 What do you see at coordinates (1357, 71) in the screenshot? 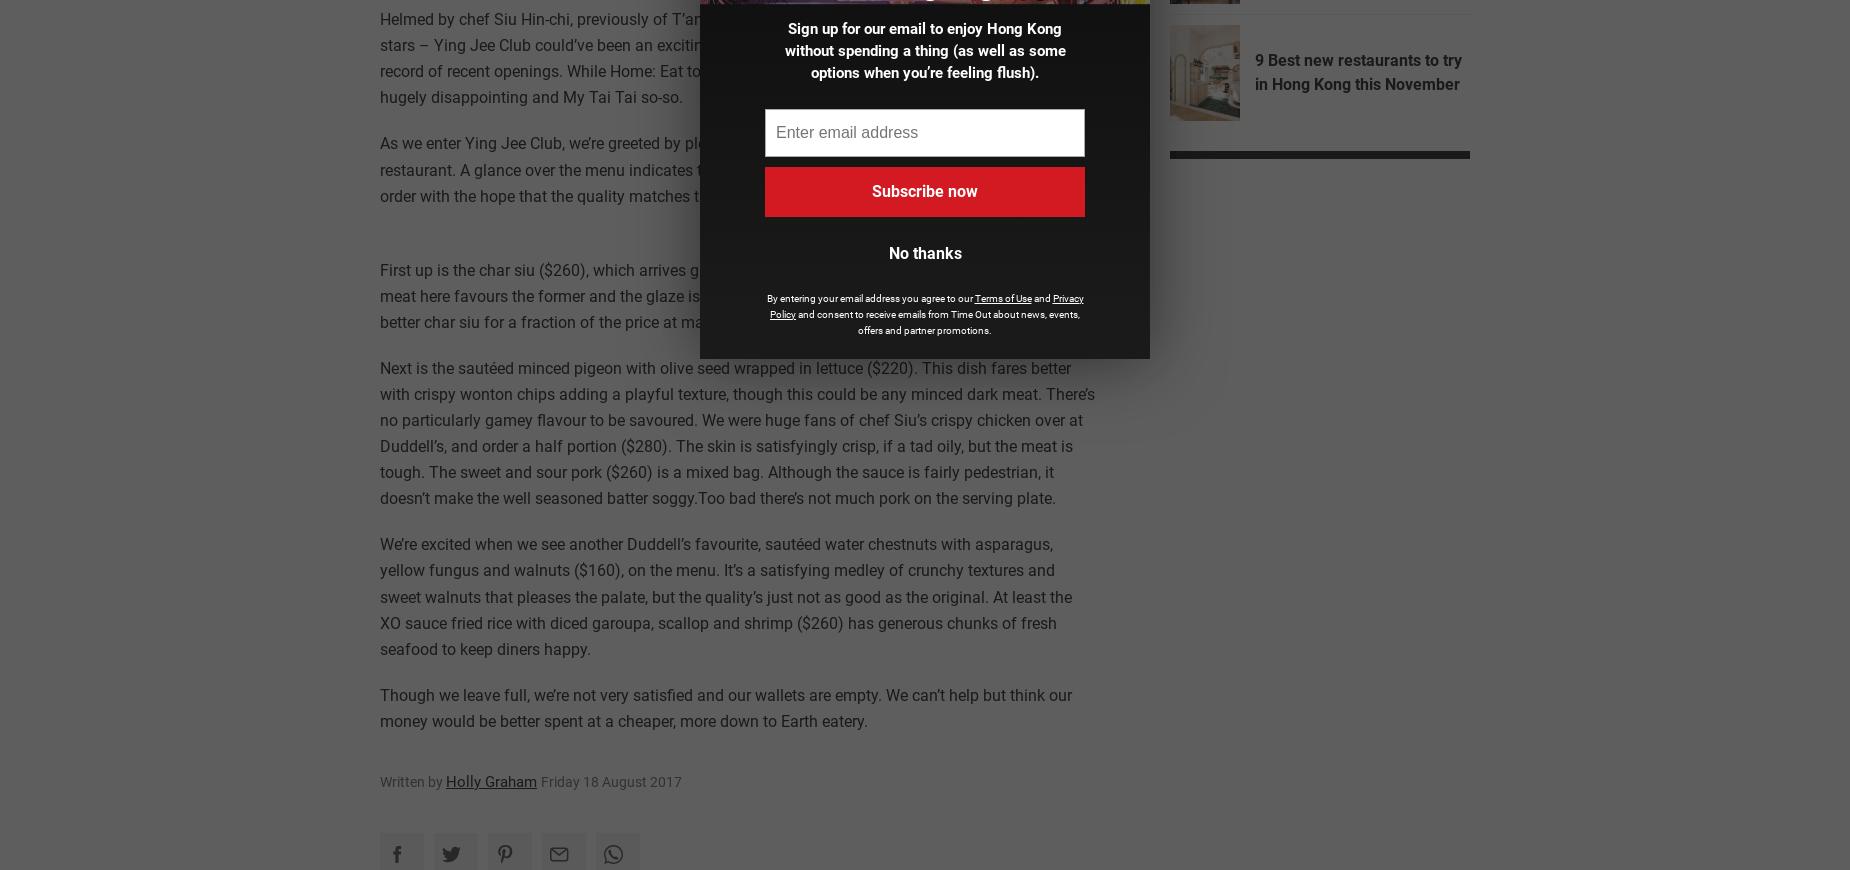
I see `'9 Best new restaurants to try in Hong Kong this November'` at bounding box center [1357, 71].